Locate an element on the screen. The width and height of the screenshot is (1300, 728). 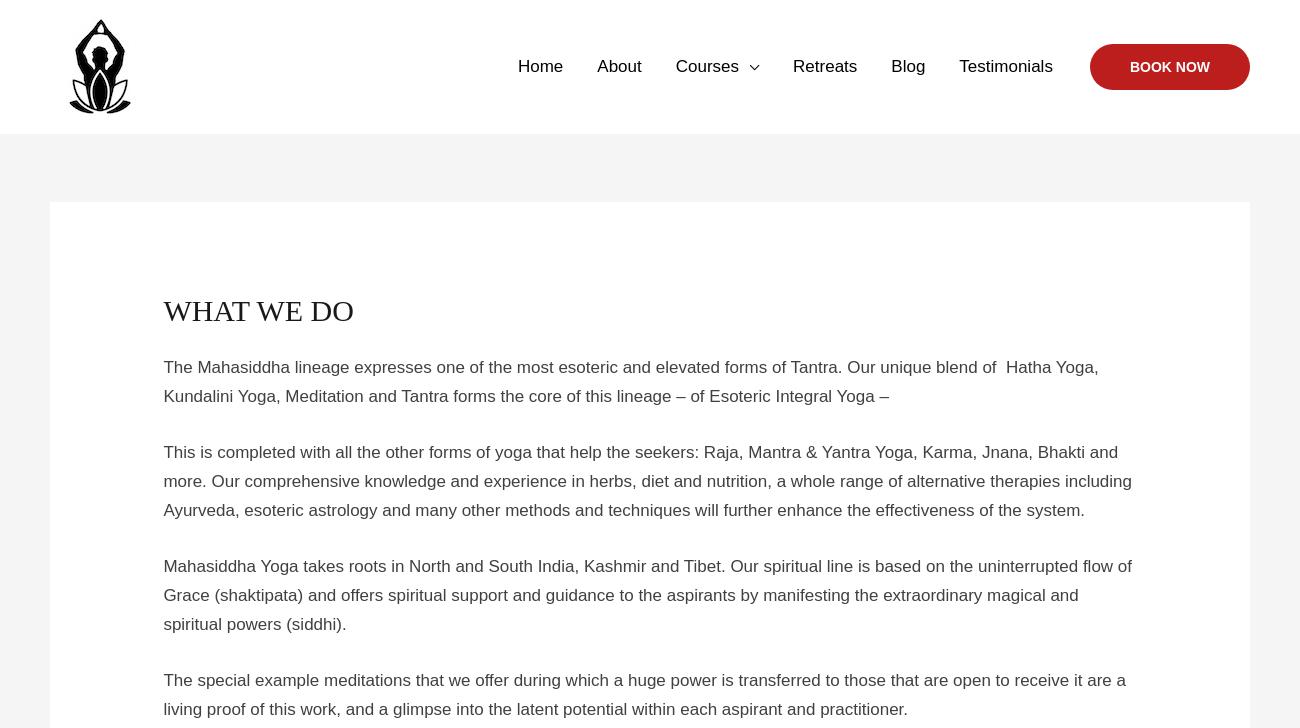
'Book Now' is located at coordinates (1169, 66).